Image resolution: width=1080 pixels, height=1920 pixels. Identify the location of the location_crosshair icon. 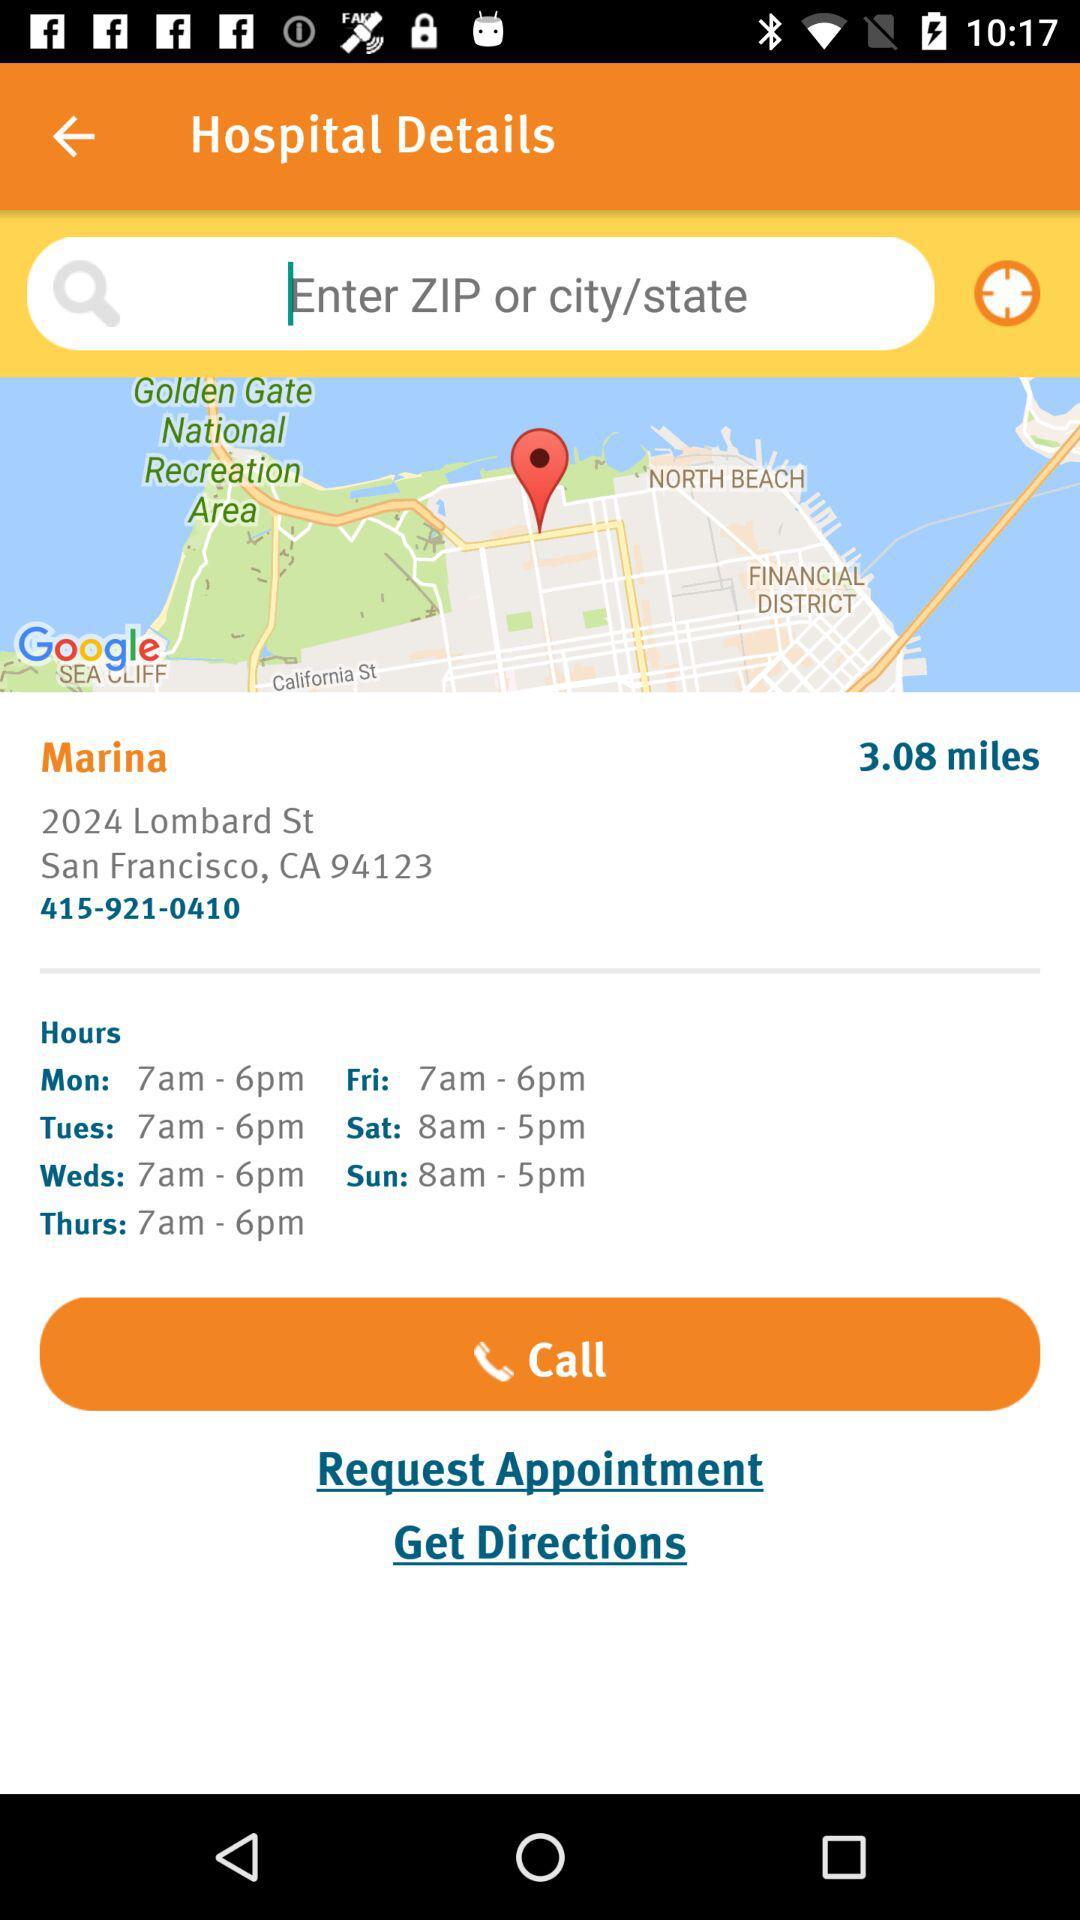
(1007, 292).